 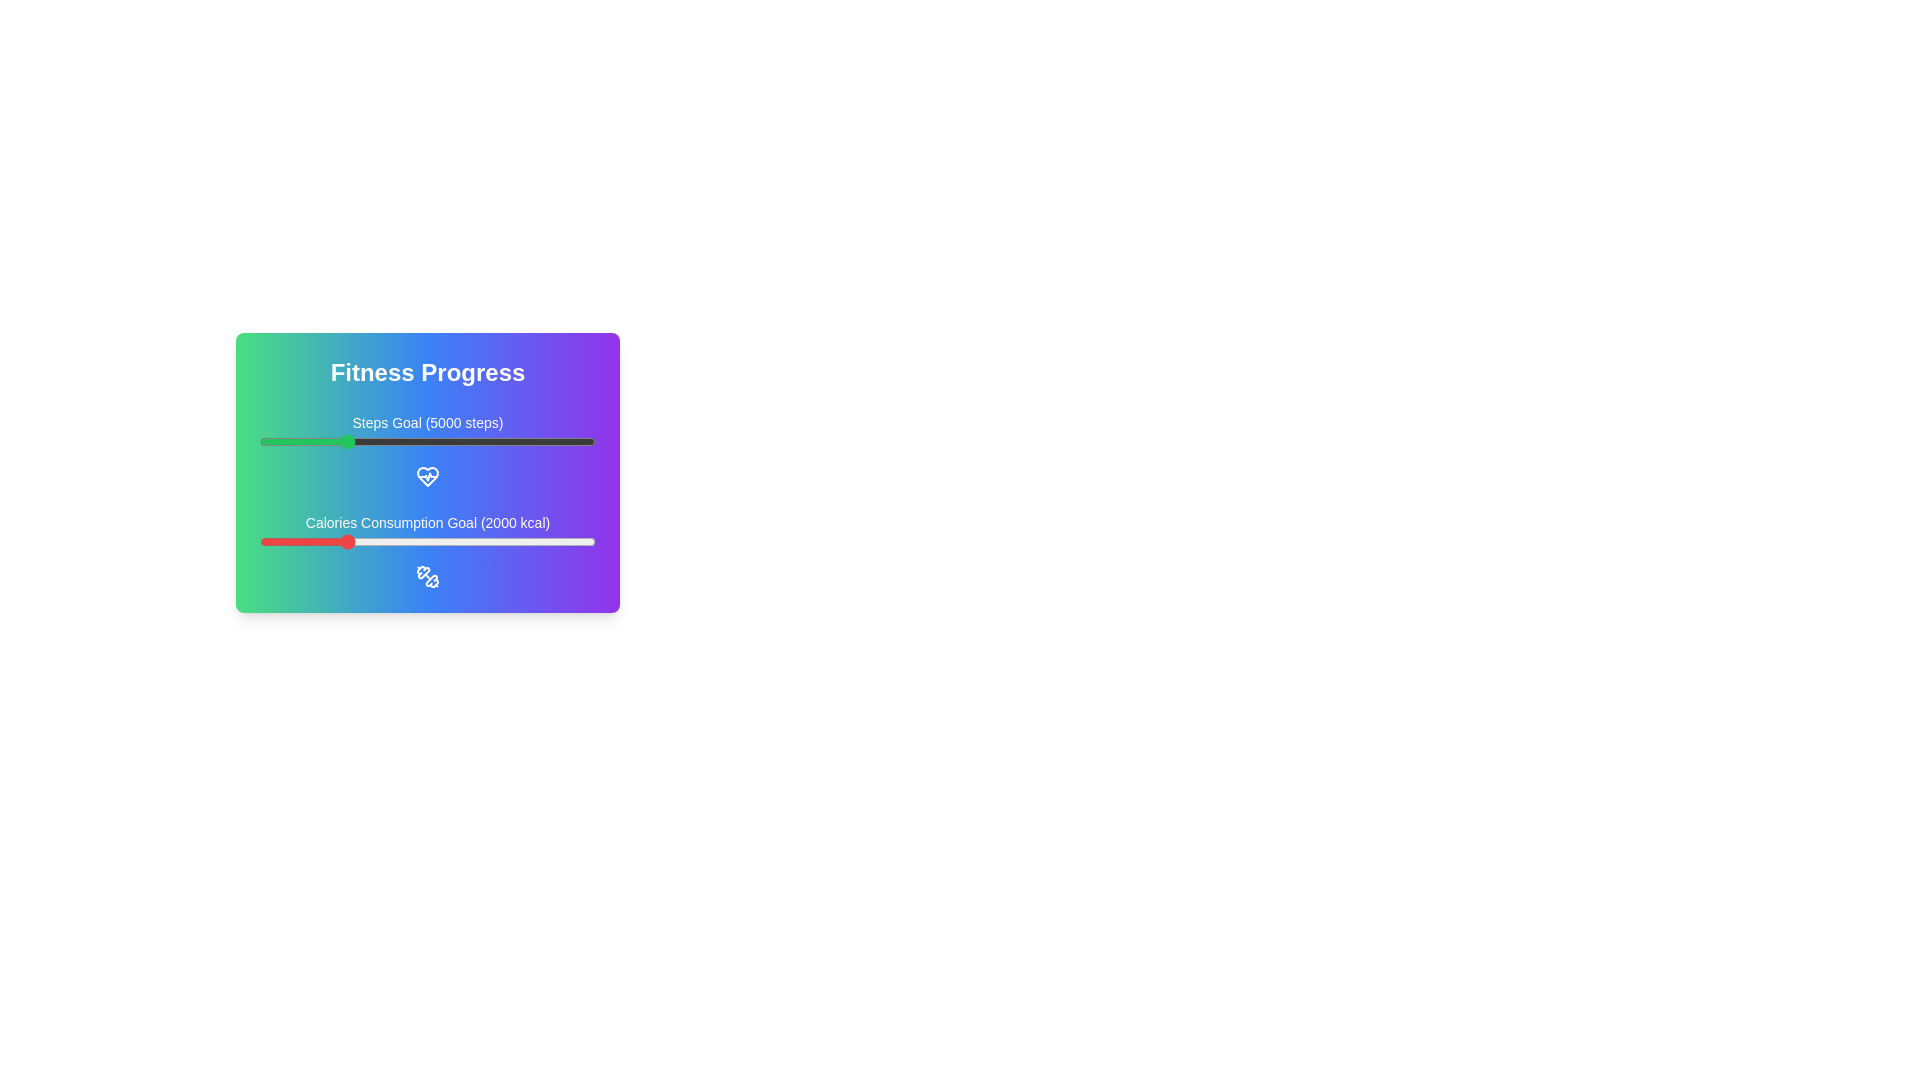 What do you see at coordinates (288, 441) in the screenshot?
I see `the steps goal` at bounding box center [288, 441].